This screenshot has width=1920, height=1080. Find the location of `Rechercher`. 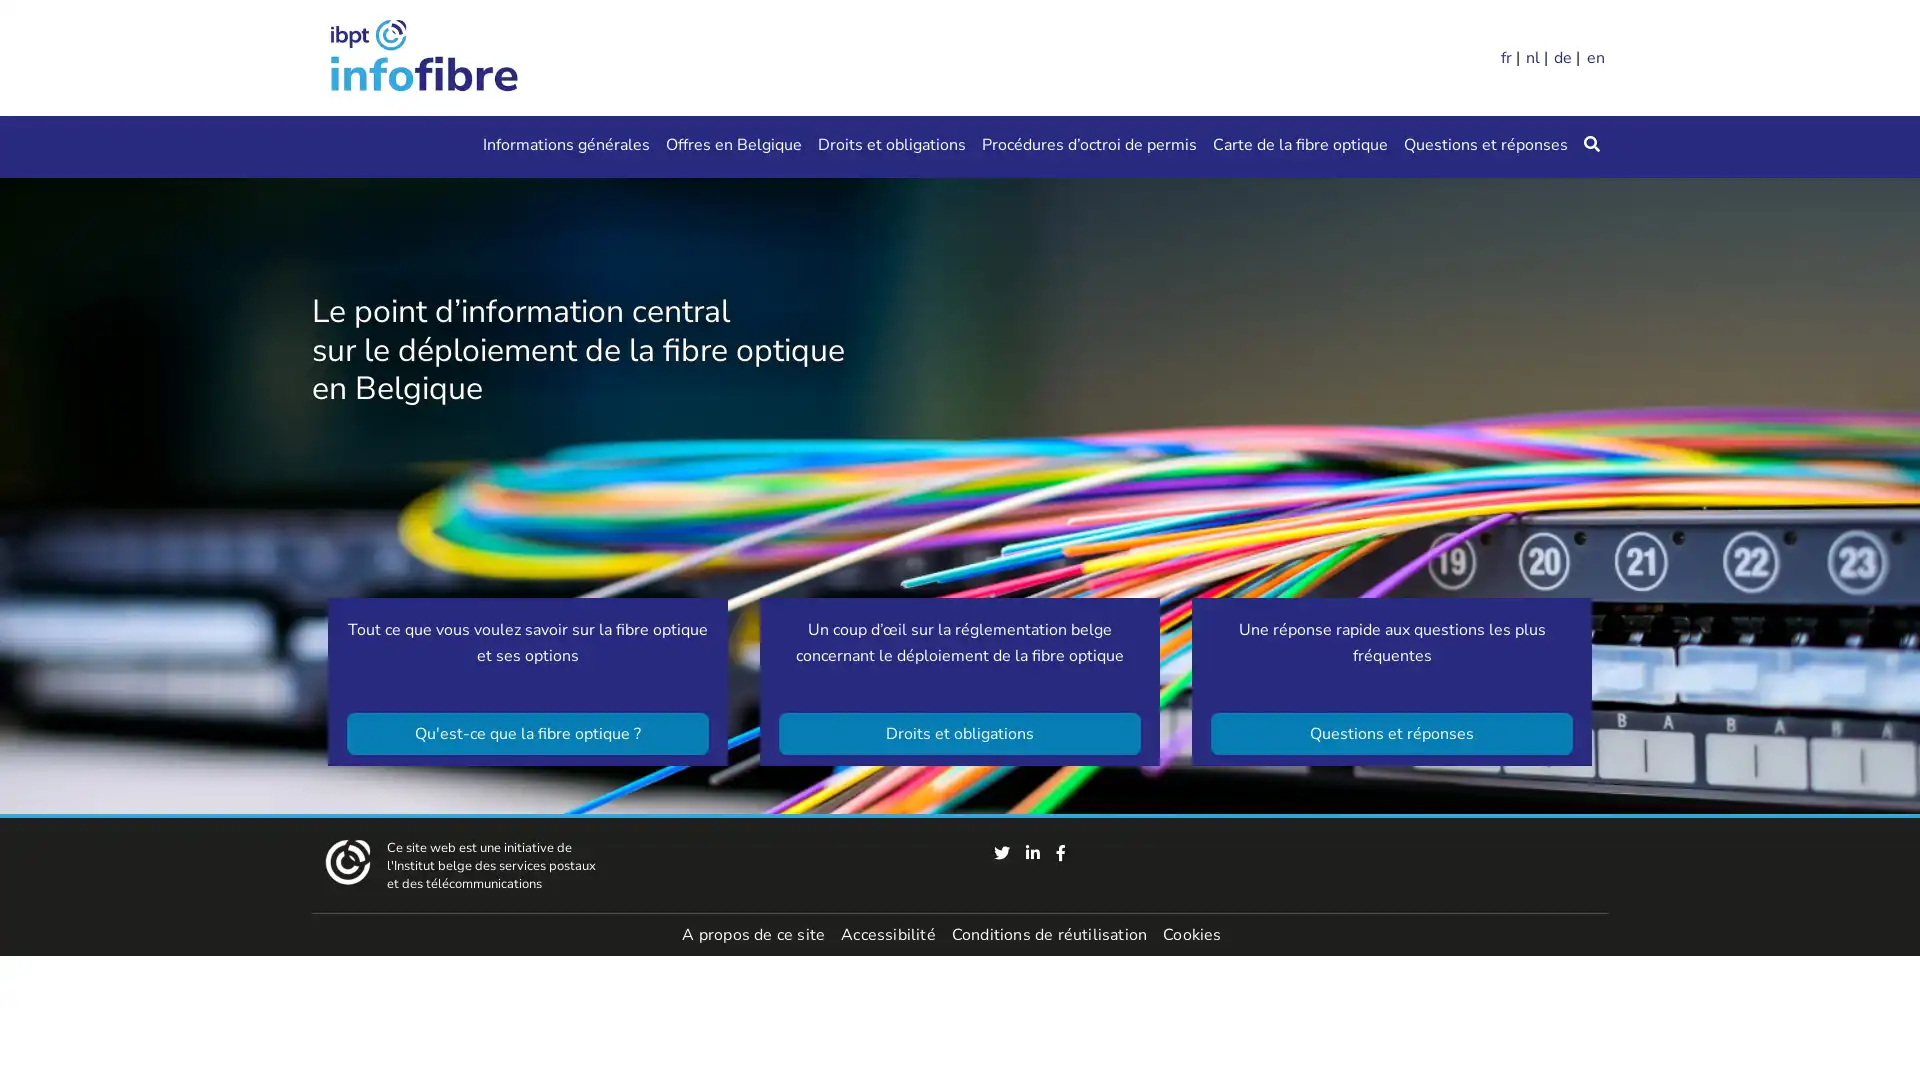

Rechercher is located at coordinates (1591, 145).